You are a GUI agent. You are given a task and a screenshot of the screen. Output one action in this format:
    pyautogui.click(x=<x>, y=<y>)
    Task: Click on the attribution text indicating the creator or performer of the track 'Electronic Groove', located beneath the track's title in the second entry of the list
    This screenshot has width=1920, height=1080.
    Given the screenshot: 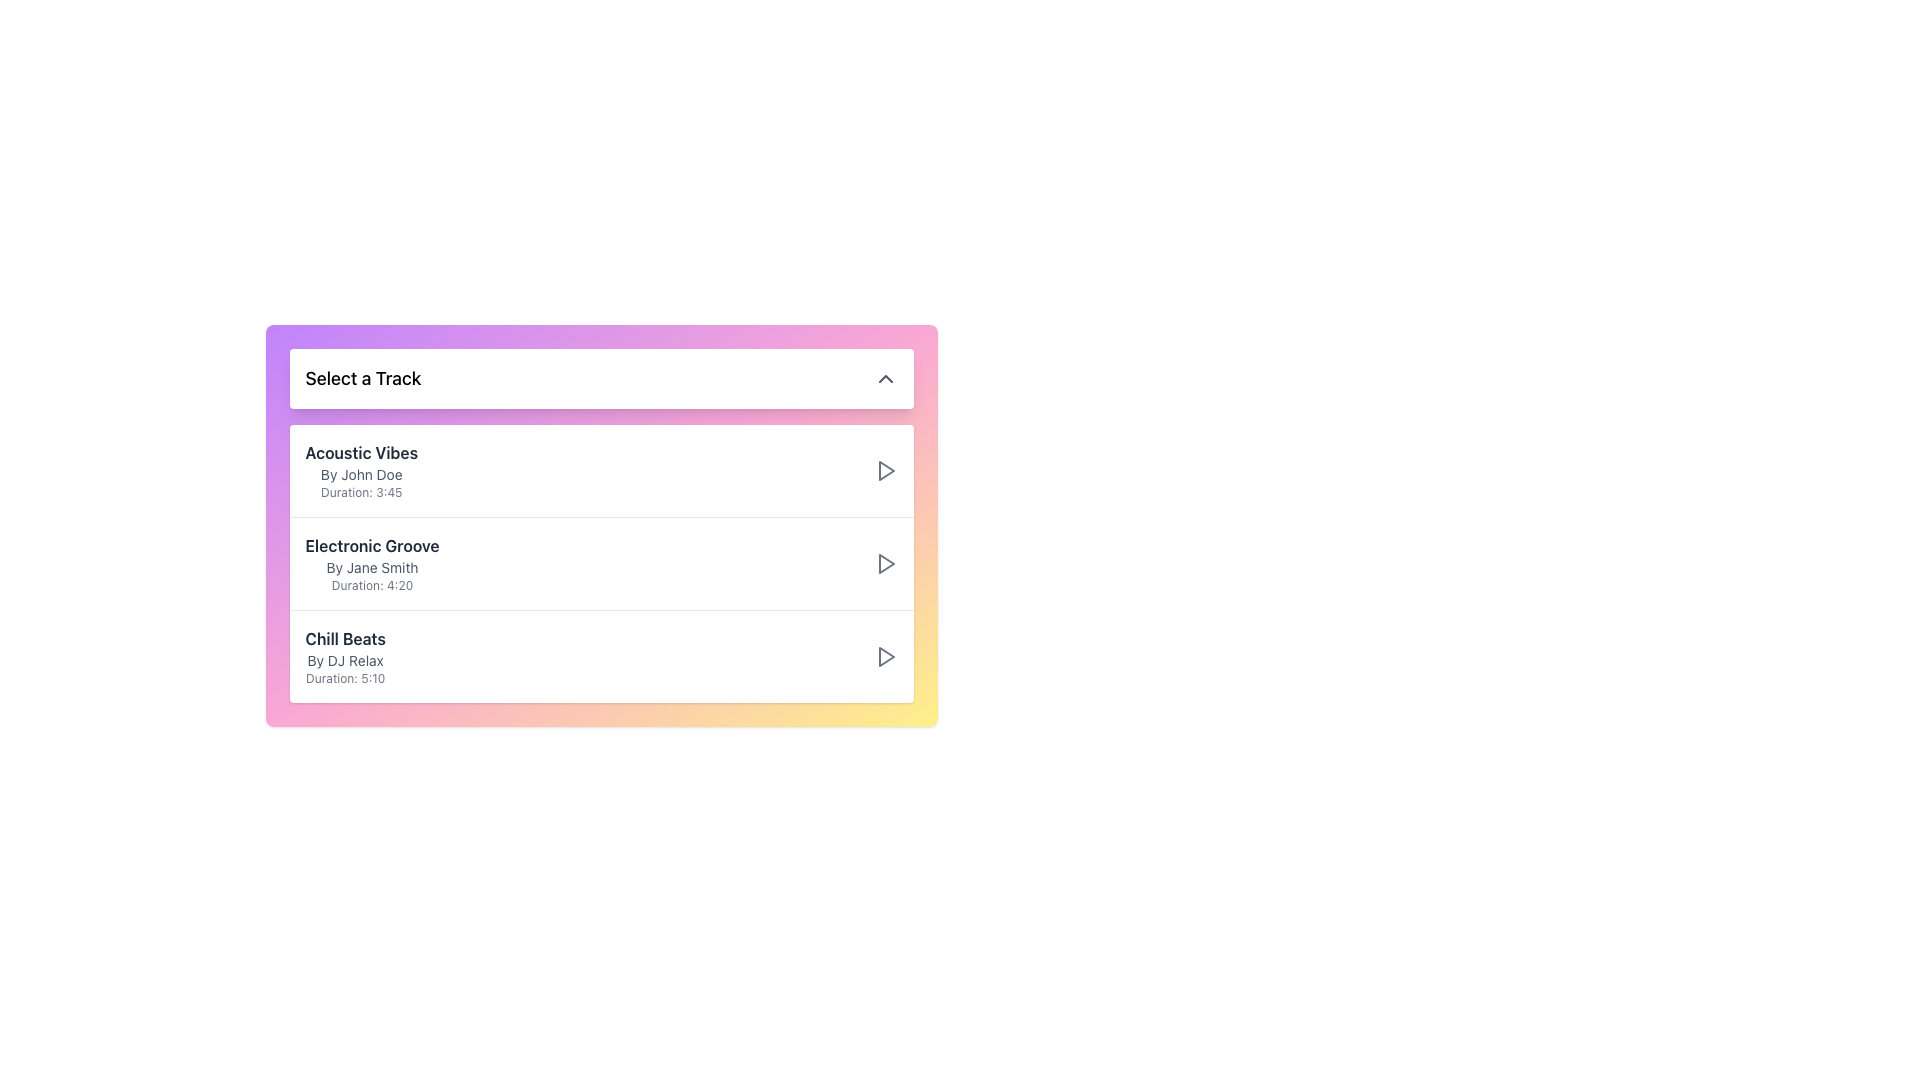 What is the action you would take?
    pyautogui.click(x=372, y=567)
    